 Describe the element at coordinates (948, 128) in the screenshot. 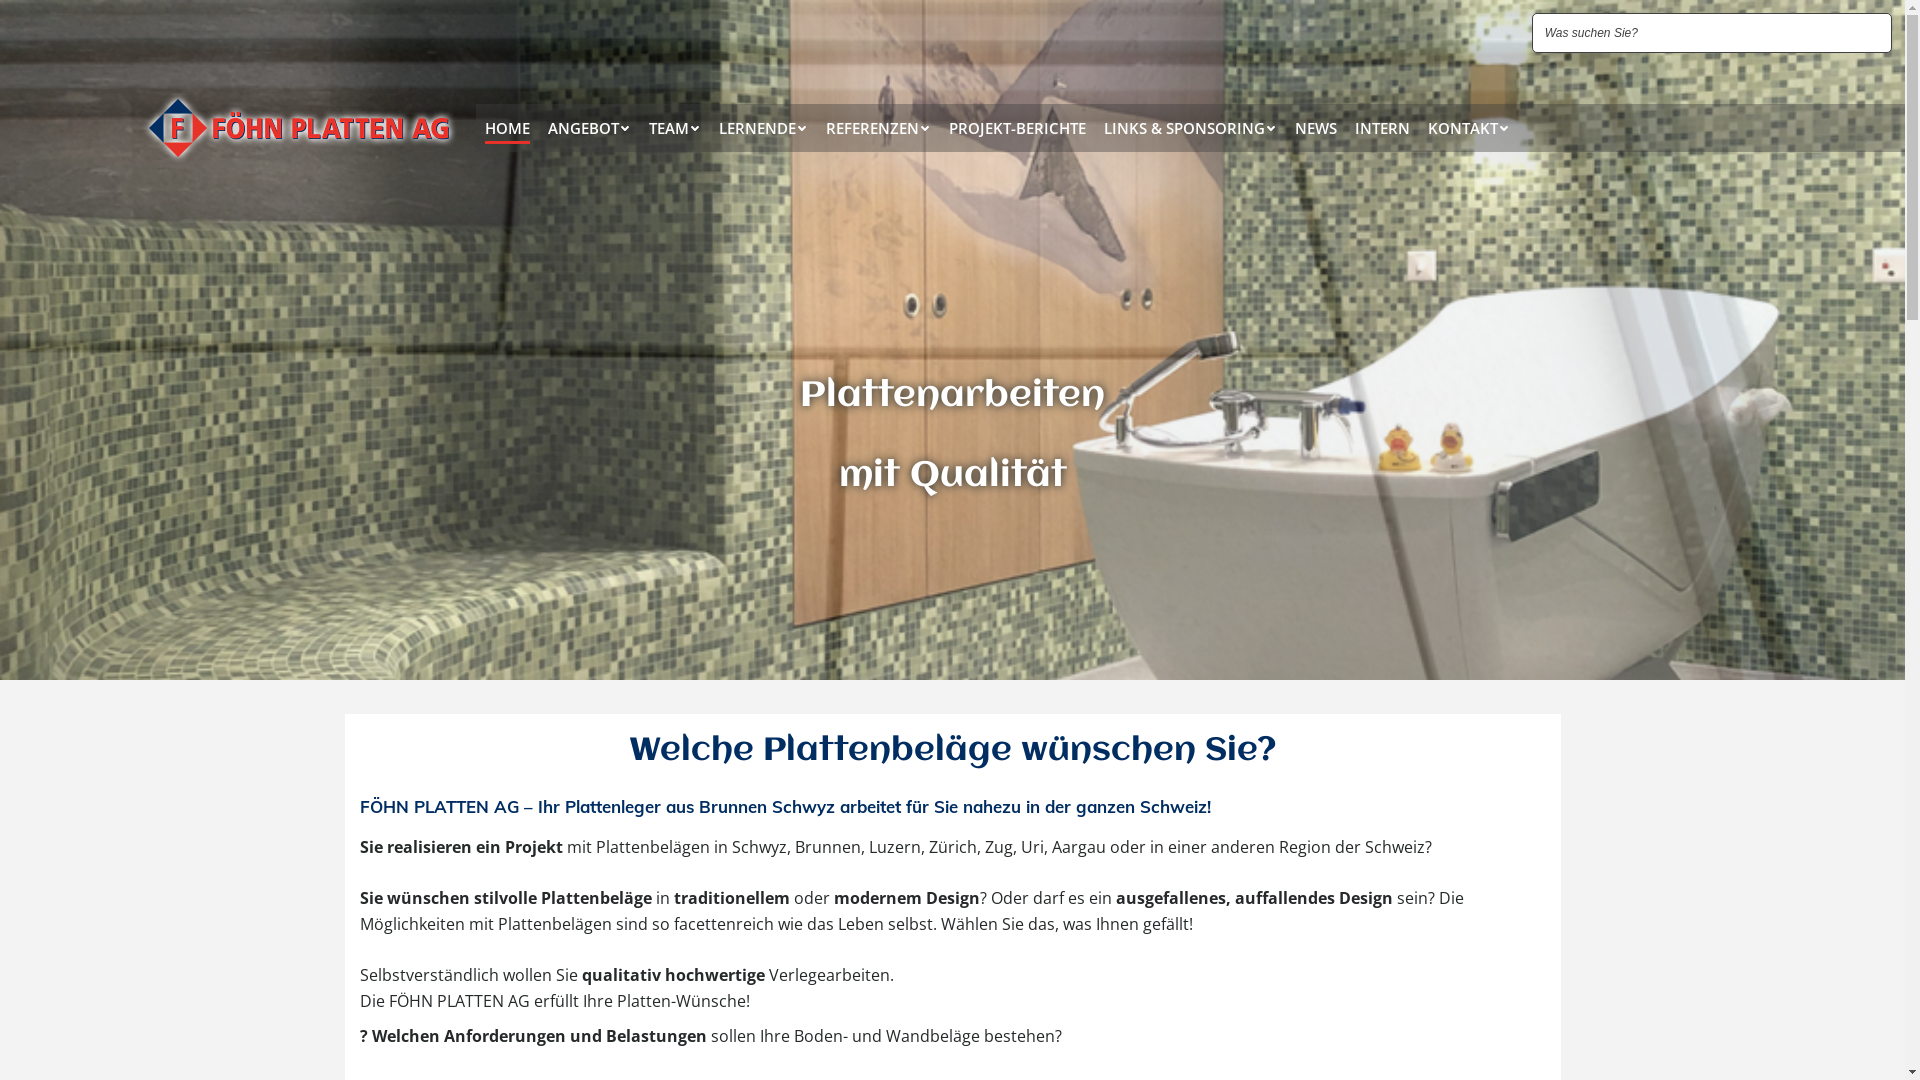

I see `'PROJEKT-BERICHTE'` at that location.